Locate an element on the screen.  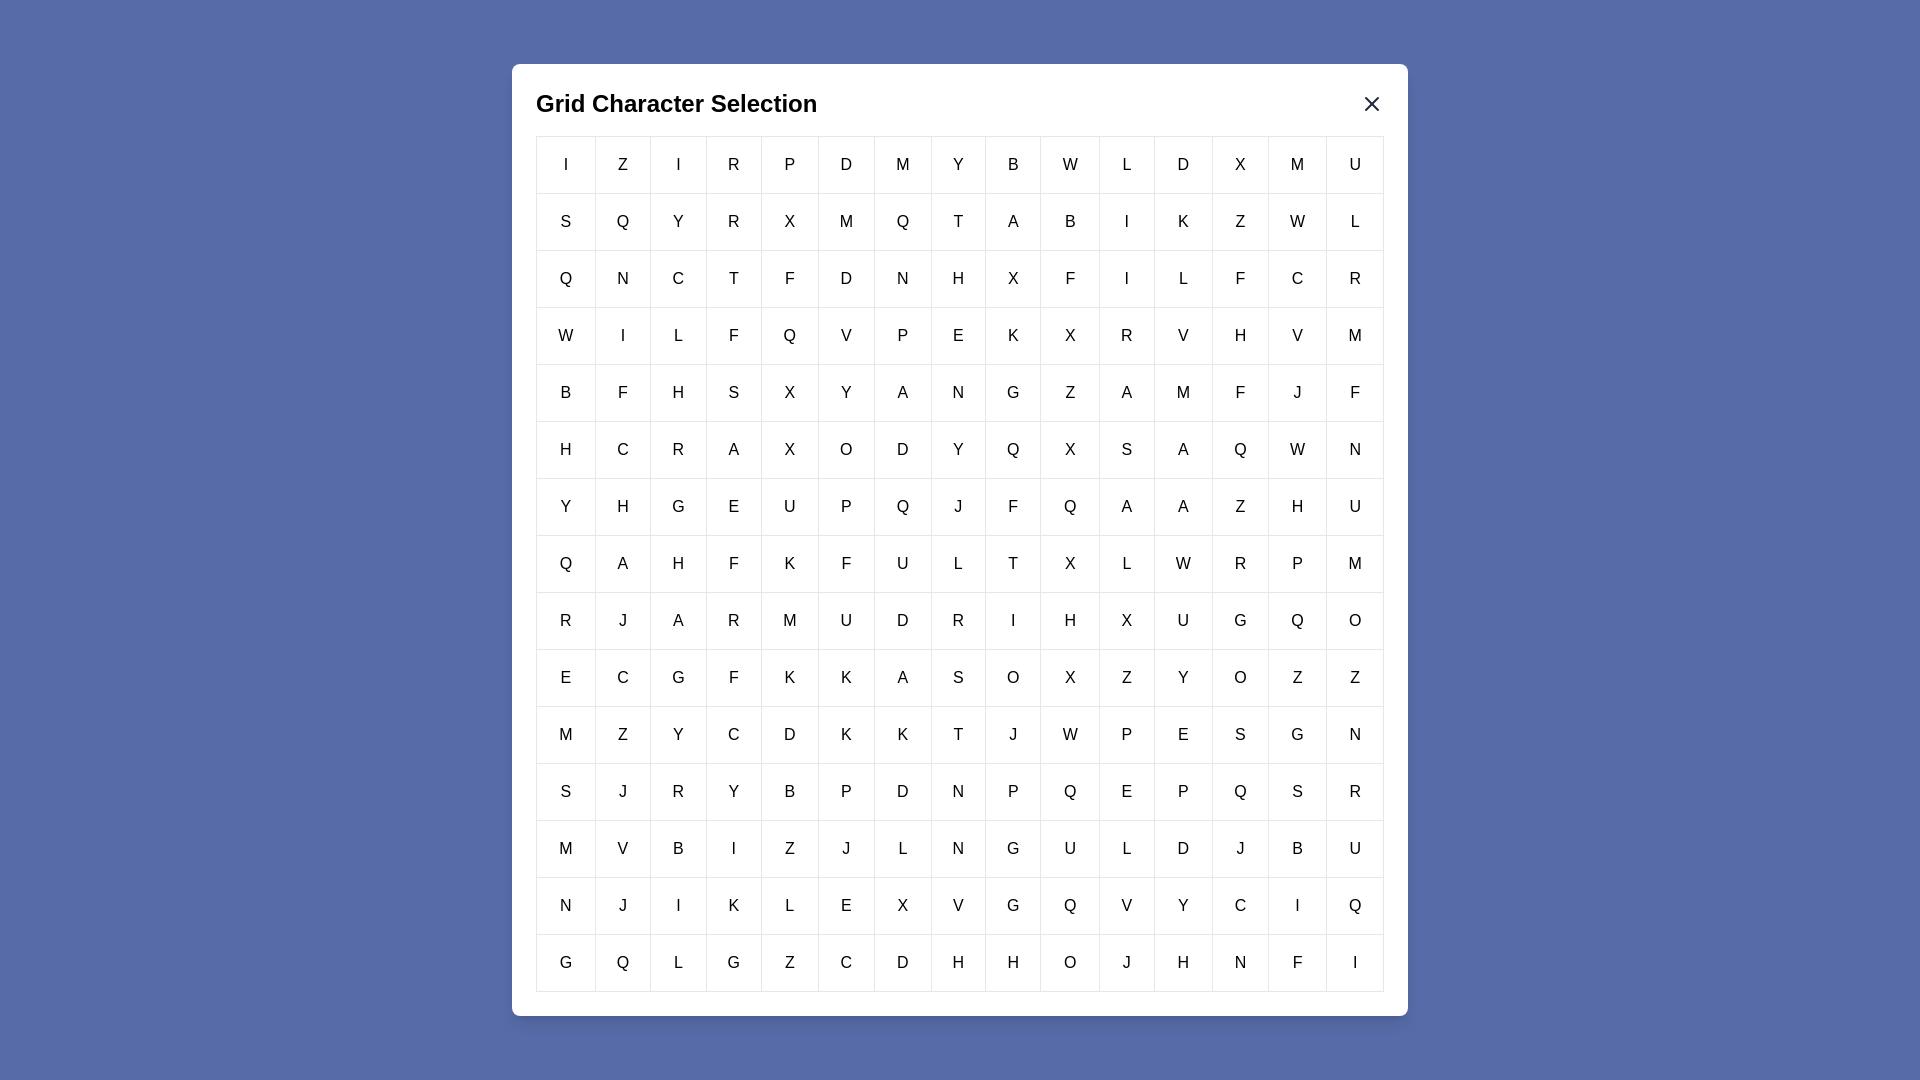
the close button to close the dialog is located at coordinates (1371, 104).